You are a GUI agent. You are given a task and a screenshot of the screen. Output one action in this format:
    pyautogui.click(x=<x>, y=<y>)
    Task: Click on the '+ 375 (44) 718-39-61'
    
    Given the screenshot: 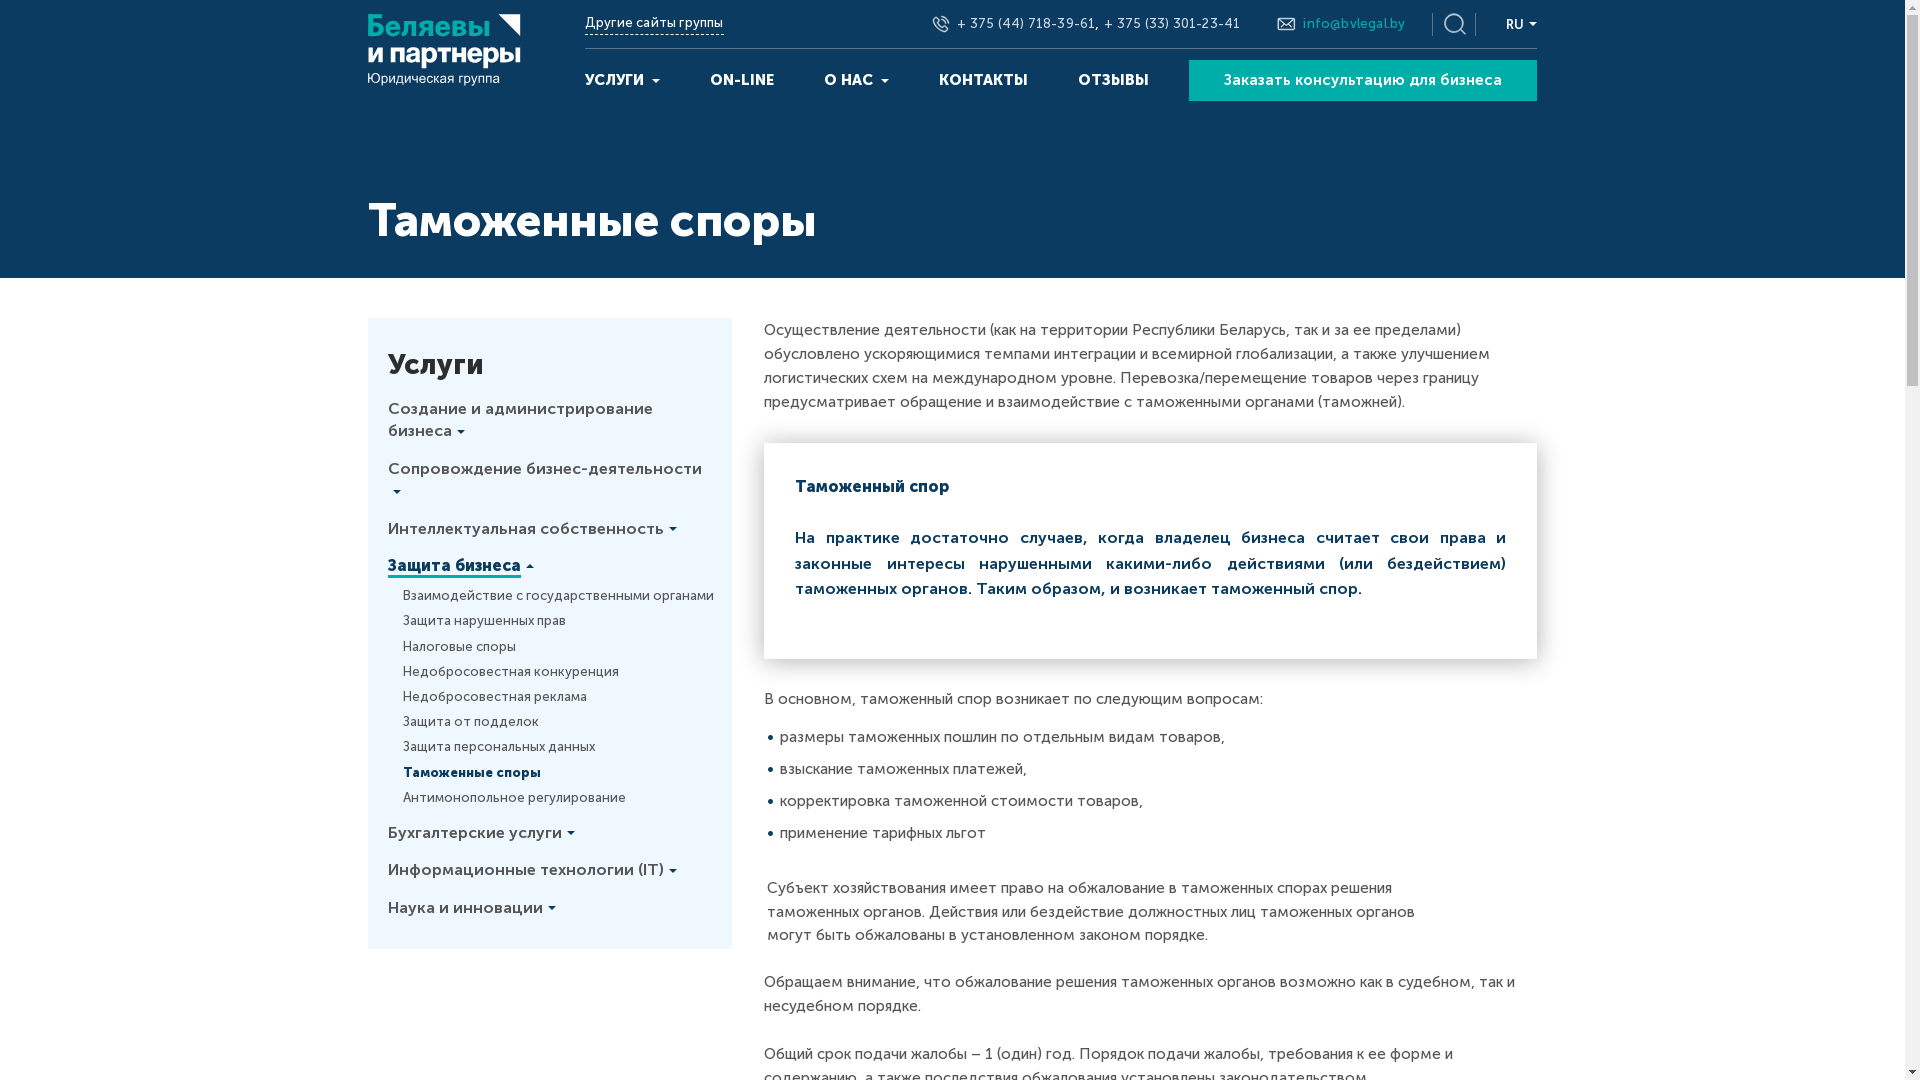 What is the action you would take?
    pyautogui.click(x=955, y=23)
    